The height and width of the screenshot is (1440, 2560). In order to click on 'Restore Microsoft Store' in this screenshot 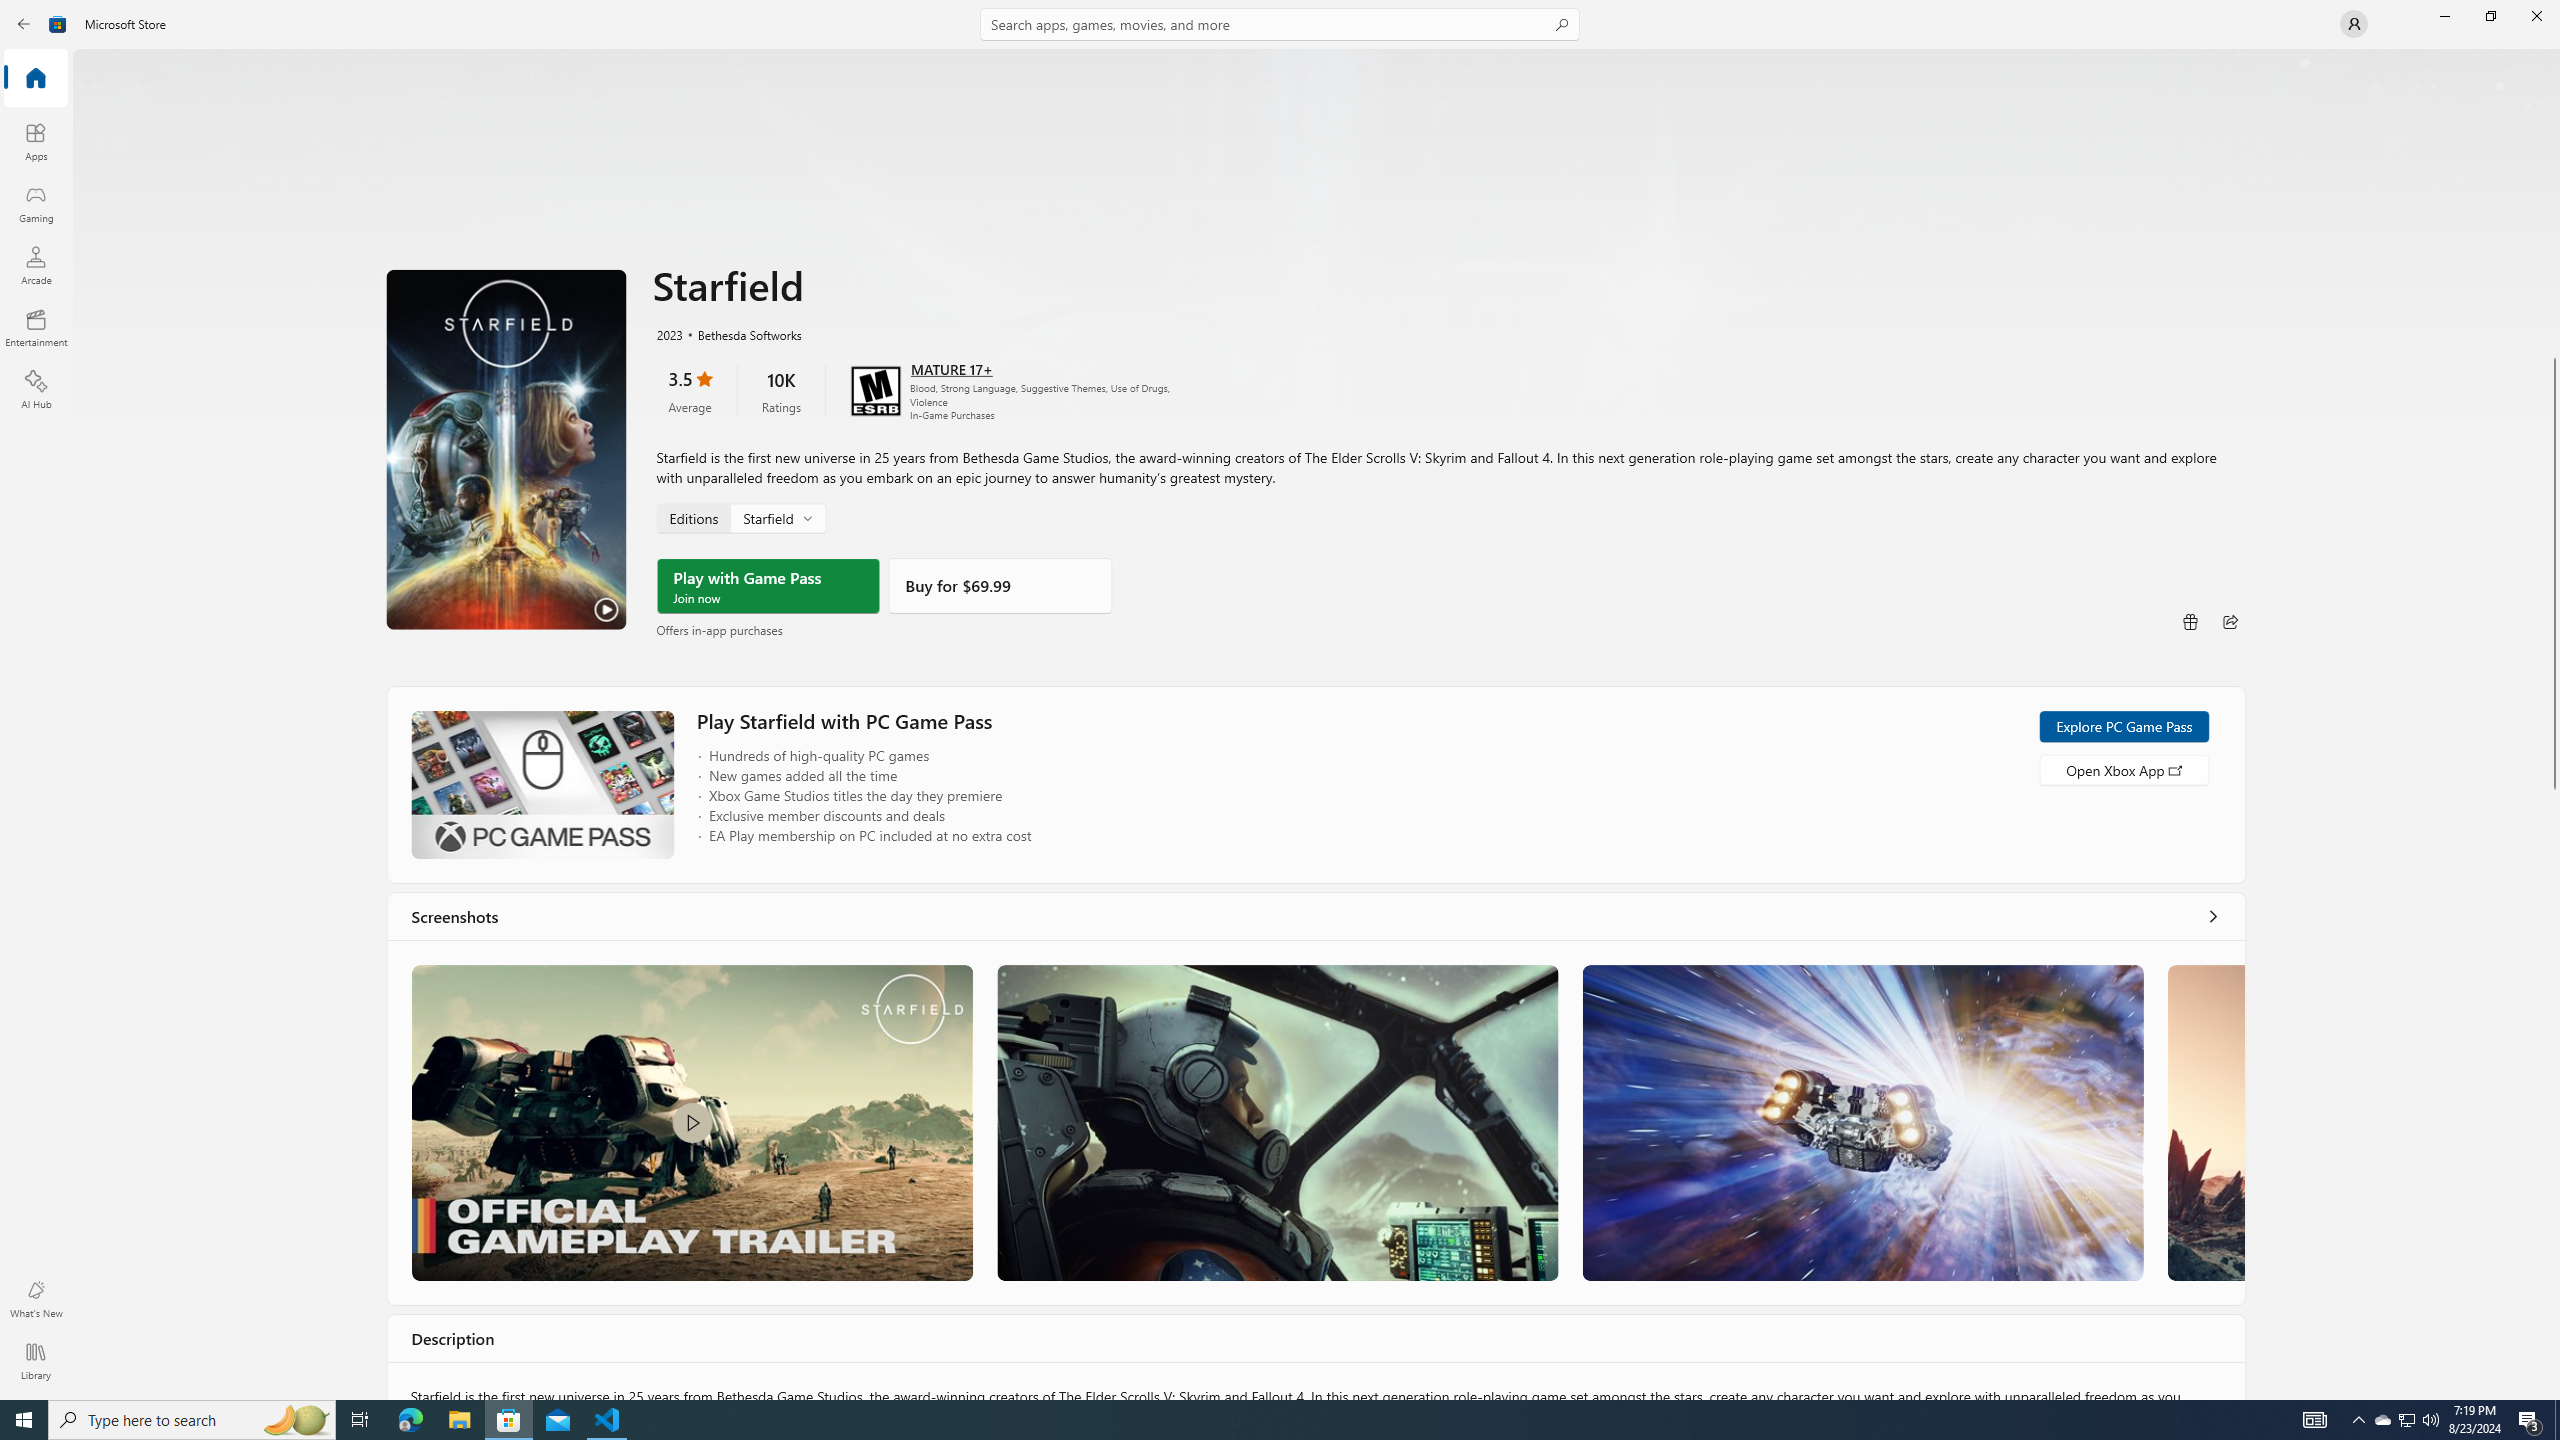, I will do `click(2490, 15)`.